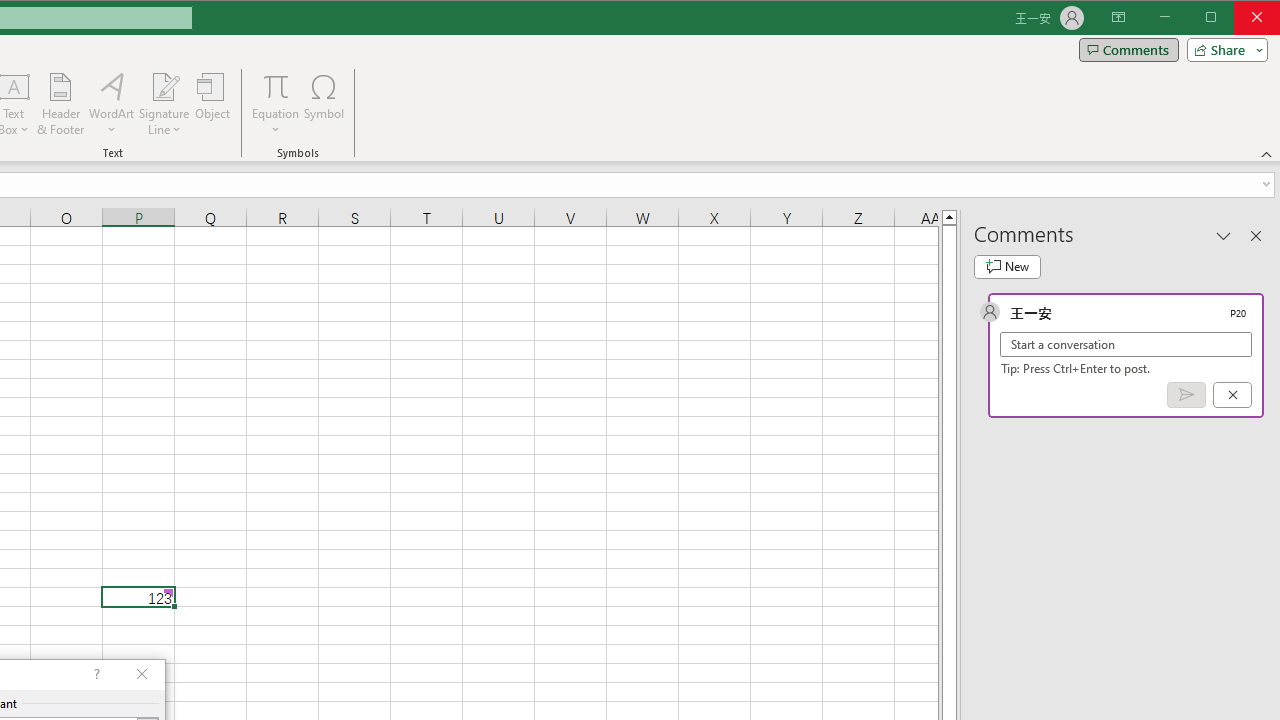  What do you see at coordinates (1266, 153) in the screenshot?
I see `'Collapse the Ribbon'` at bounding box center [1266, 153].